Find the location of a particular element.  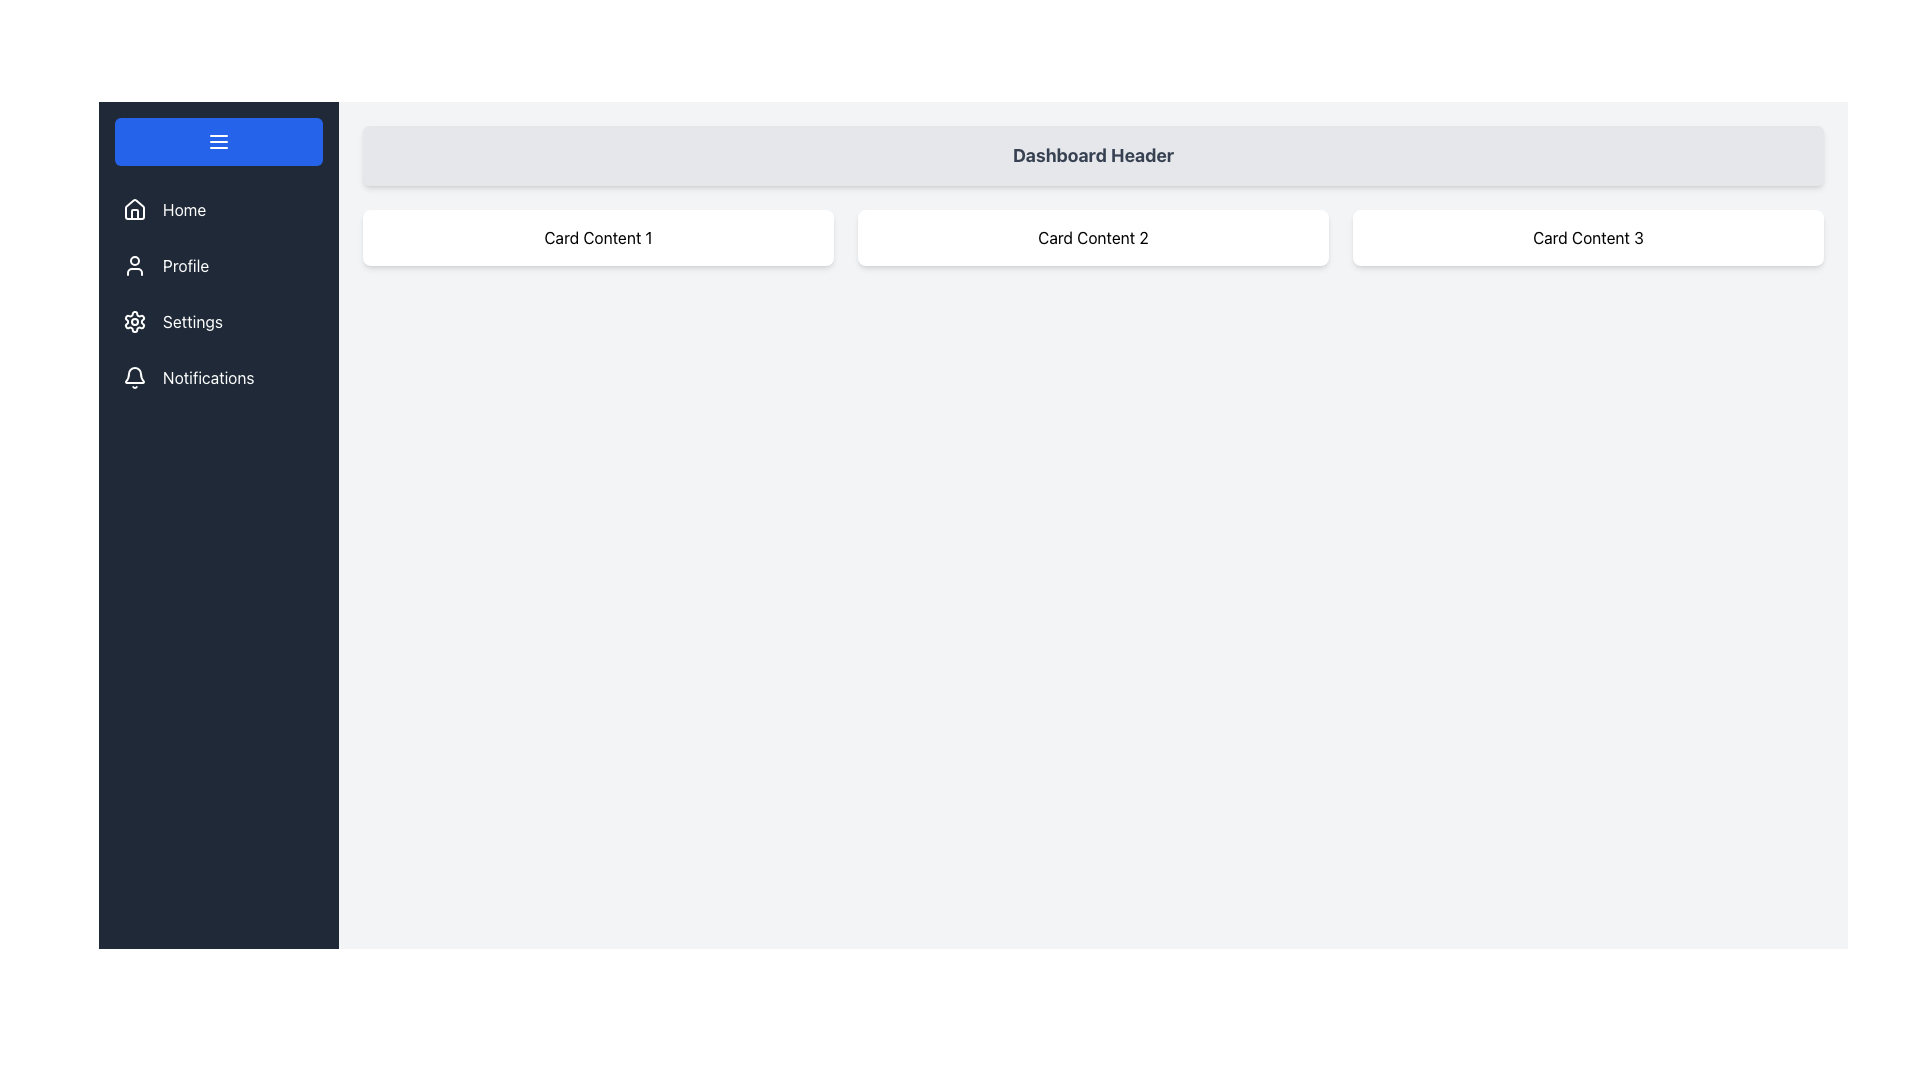

the 'Home' icon in the navigation menu is located at coordinates (133, 208).